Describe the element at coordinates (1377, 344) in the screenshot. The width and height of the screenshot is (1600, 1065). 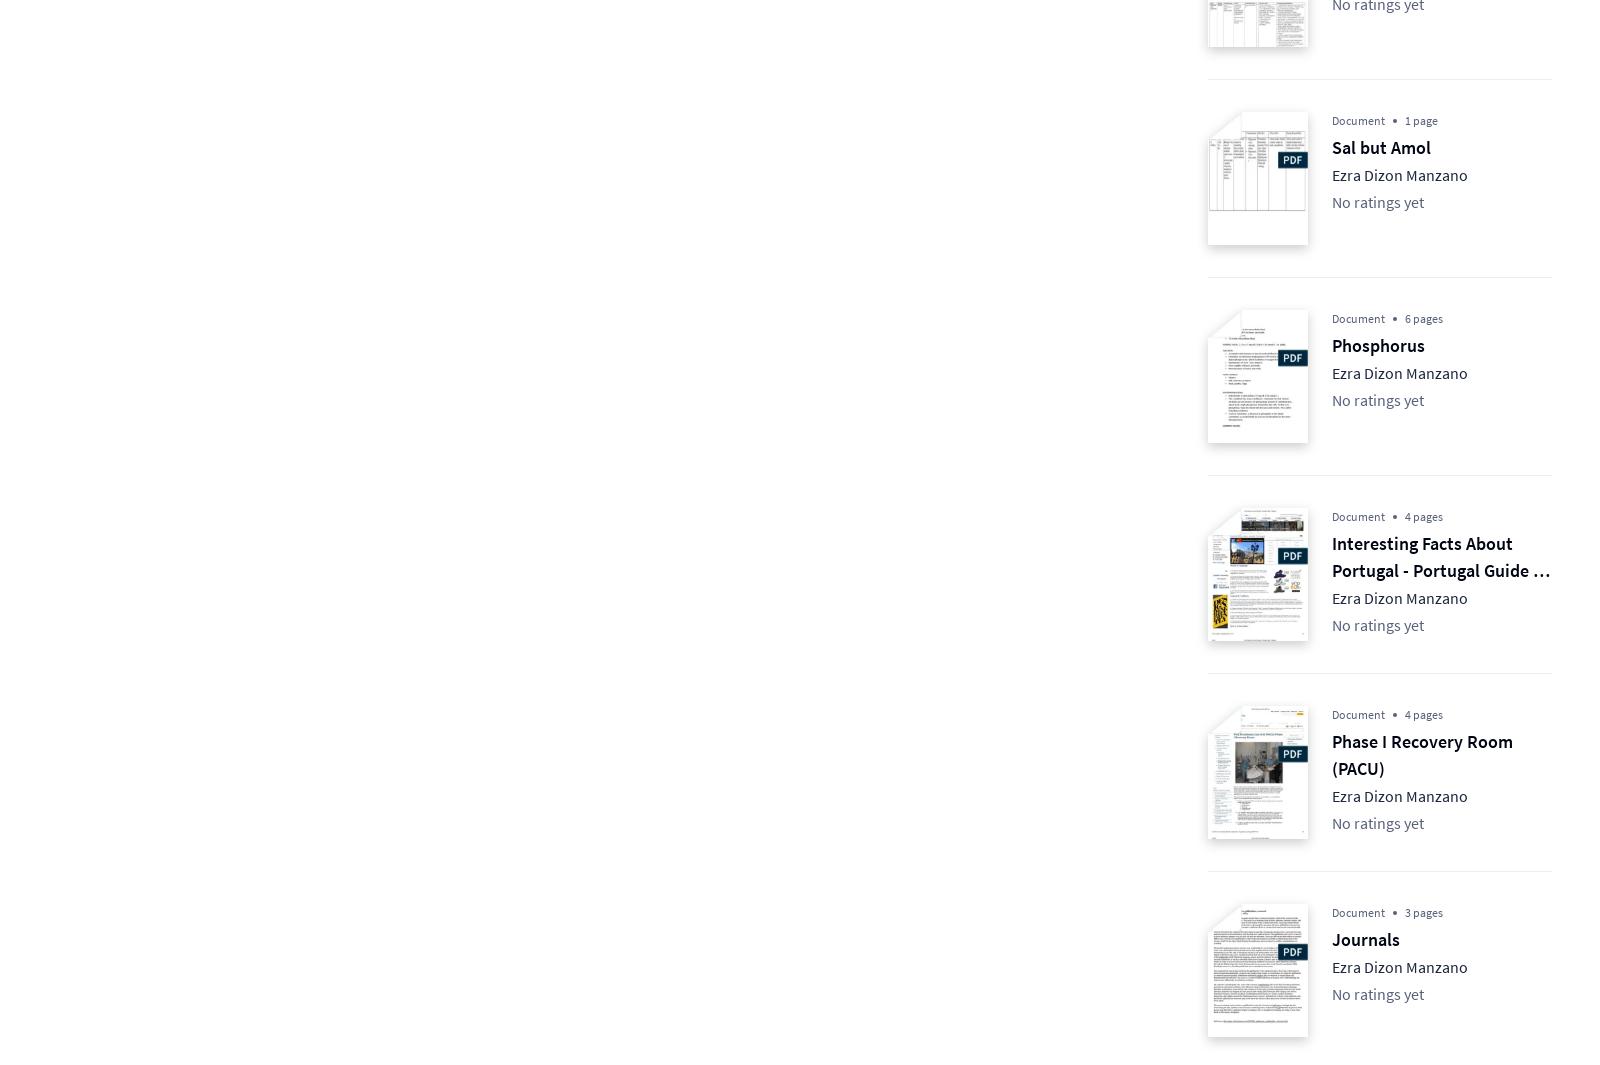
I see `'Phosphorus'` at that location.